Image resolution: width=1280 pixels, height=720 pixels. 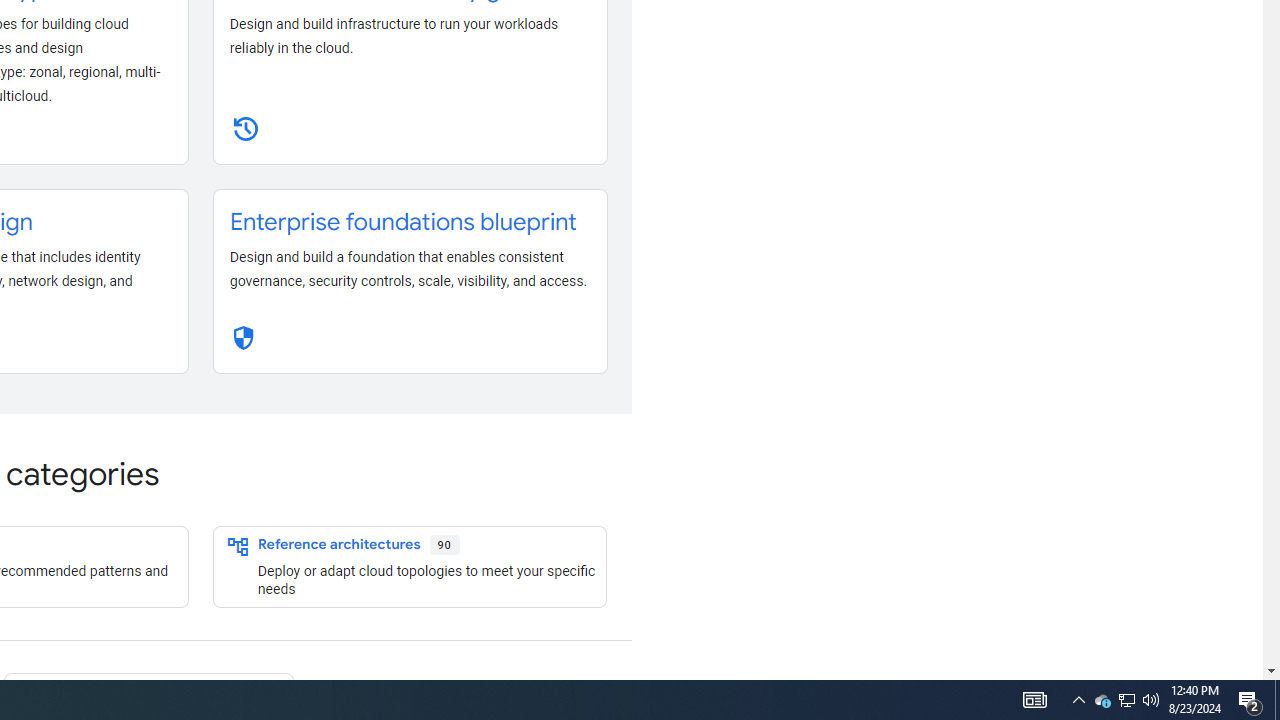 What do you see at coordinates (402, 222) in the screenshot?
I see `'Enterprise foundations blueprint'` at bounding box center [402, 222].